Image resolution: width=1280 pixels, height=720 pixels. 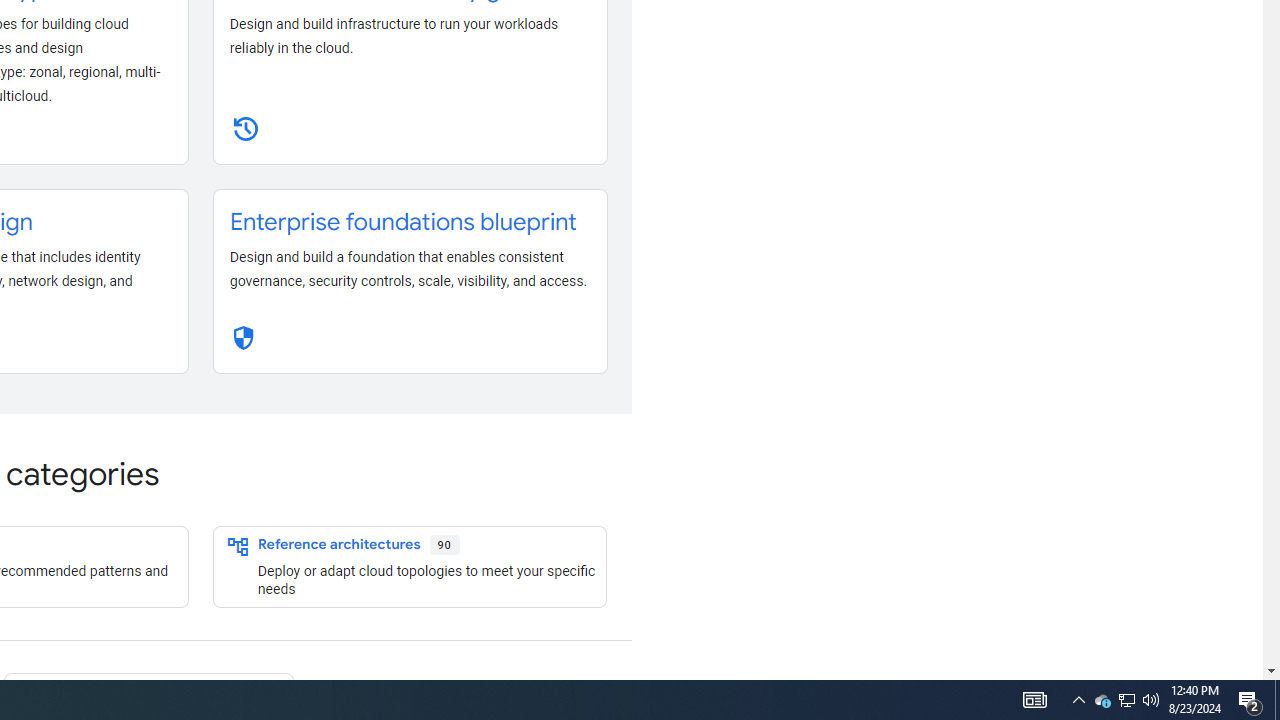 What do you see at coordinates (402, 222) in the screenshot?
I see `'Enterprise foundations blueprint'` at bounding box center [402, 222].